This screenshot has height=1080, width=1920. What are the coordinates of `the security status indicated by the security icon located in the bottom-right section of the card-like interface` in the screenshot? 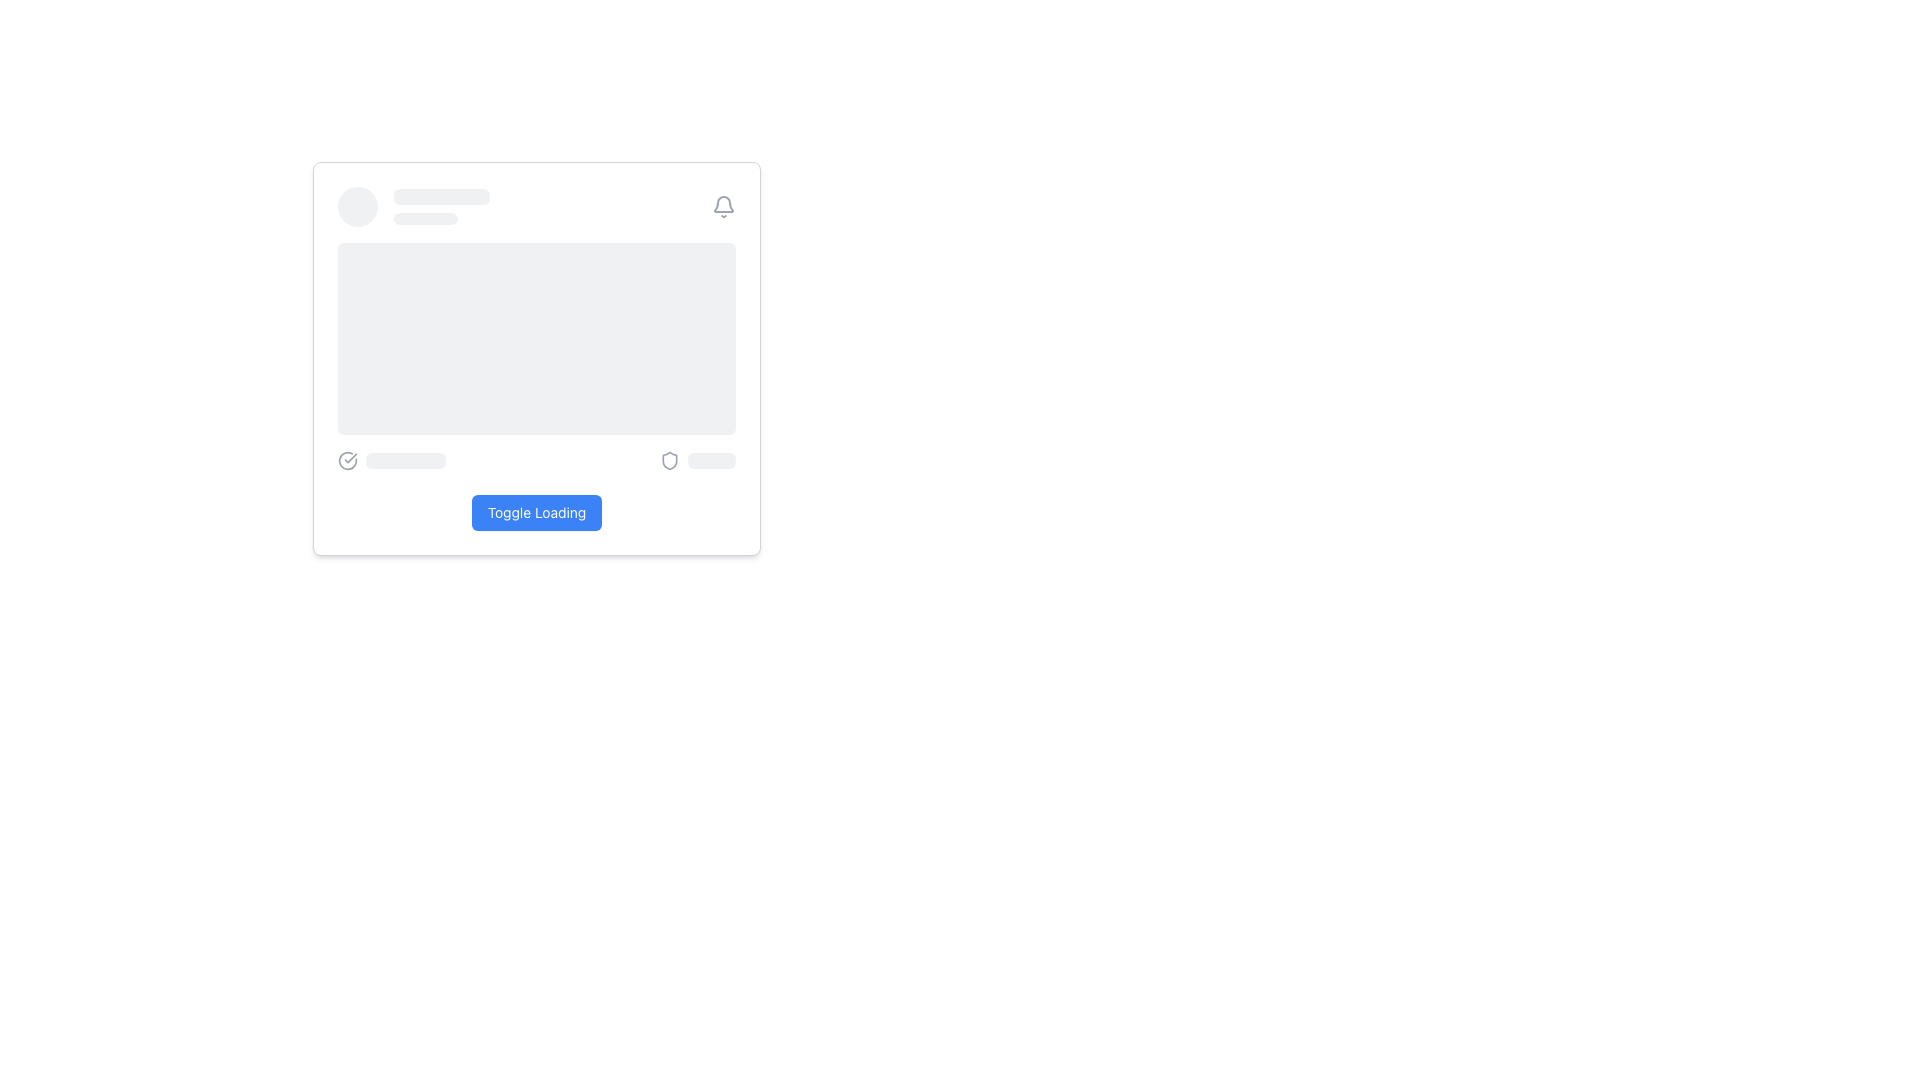 It's located at (670, 461).